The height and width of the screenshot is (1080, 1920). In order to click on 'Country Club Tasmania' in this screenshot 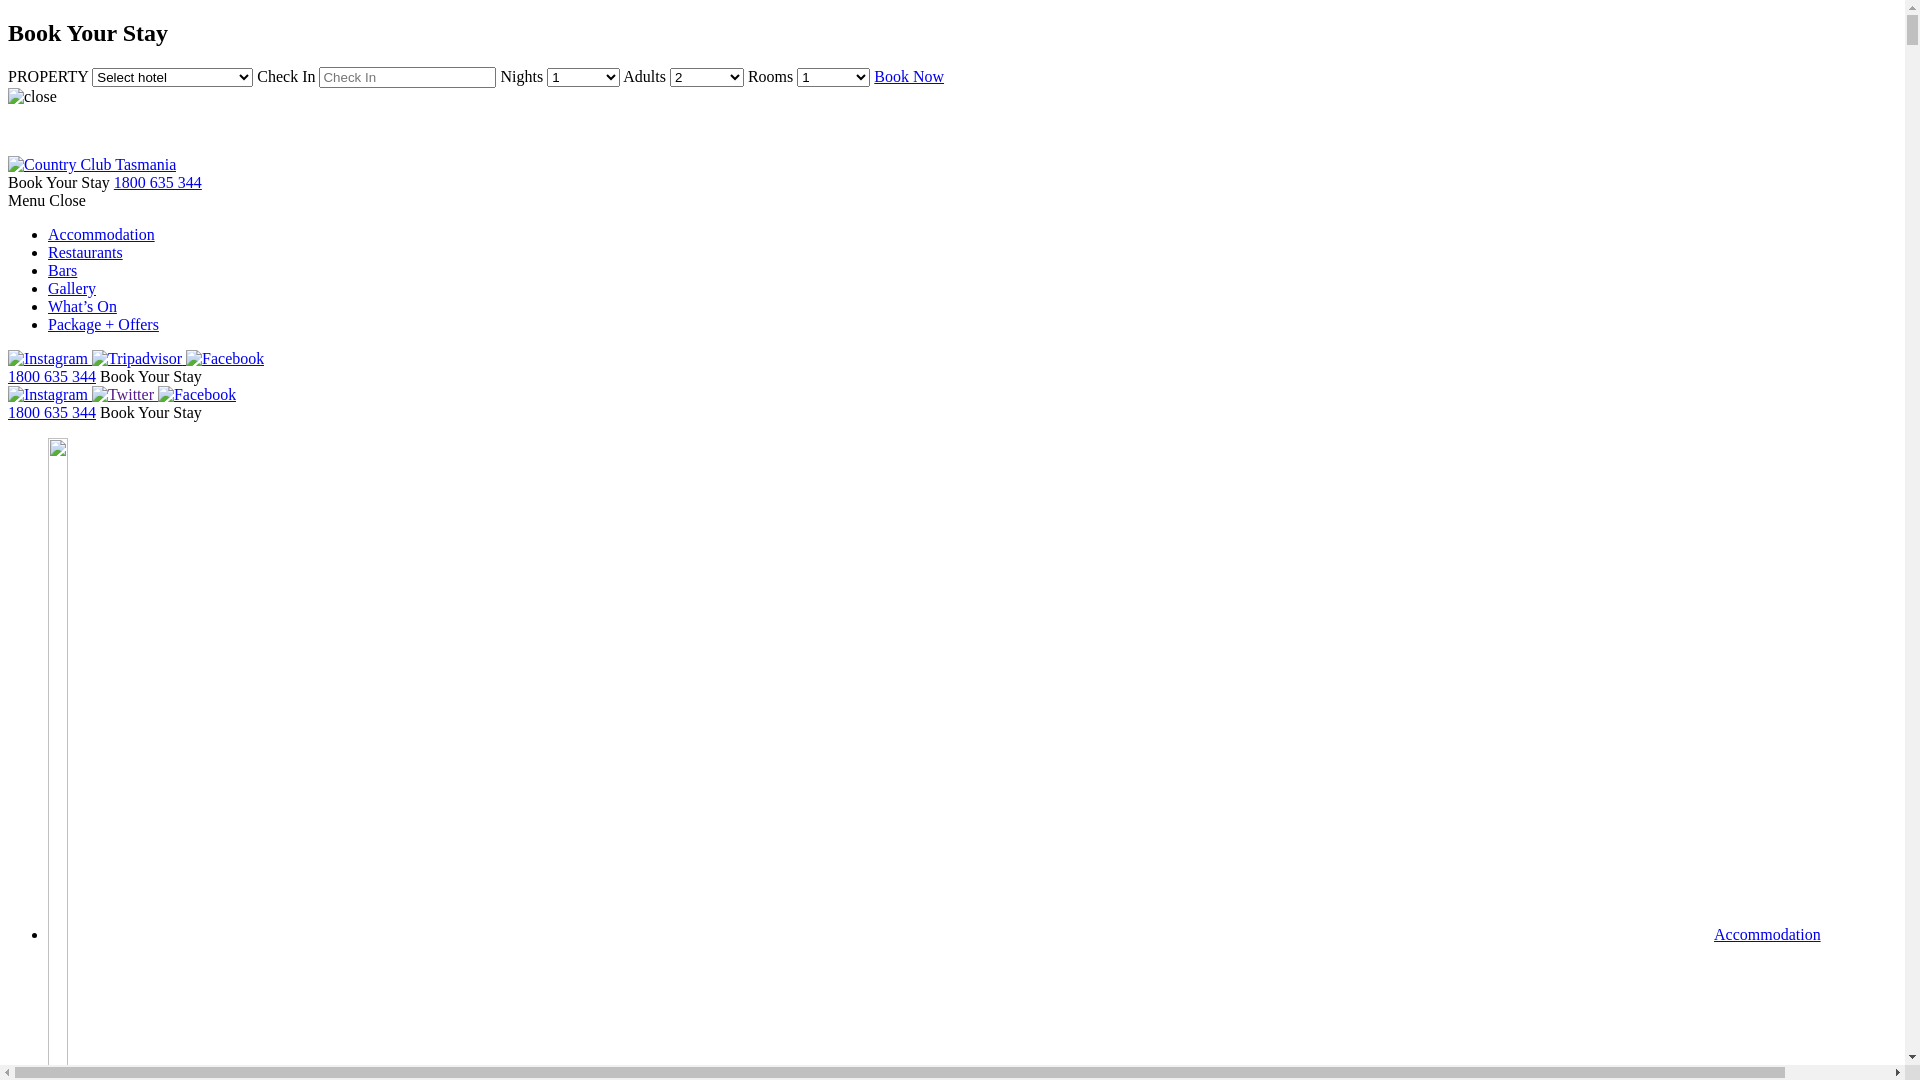, I will do `click(8, 163)`.